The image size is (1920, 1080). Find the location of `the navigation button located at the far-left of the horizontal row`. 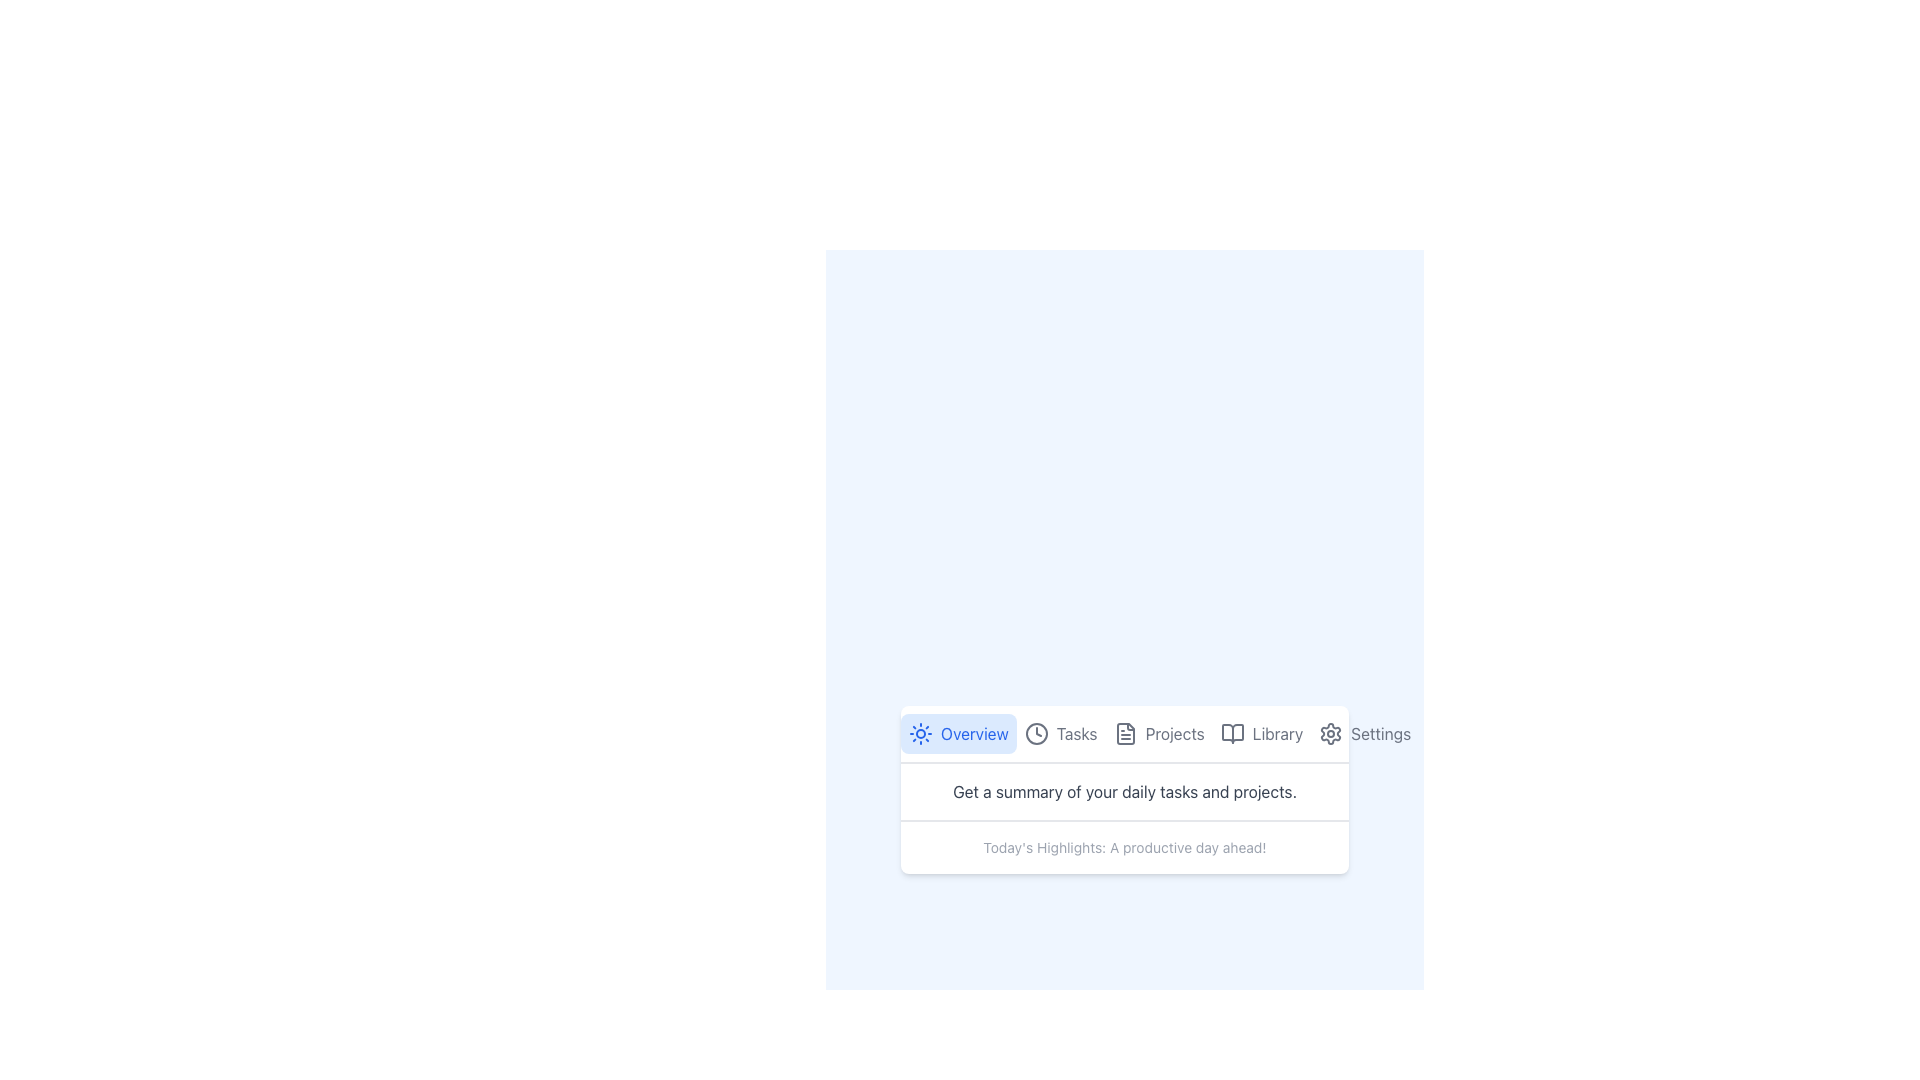

the navigation button located at the far-left of the horizontal row is located at coordinates (957, 733).